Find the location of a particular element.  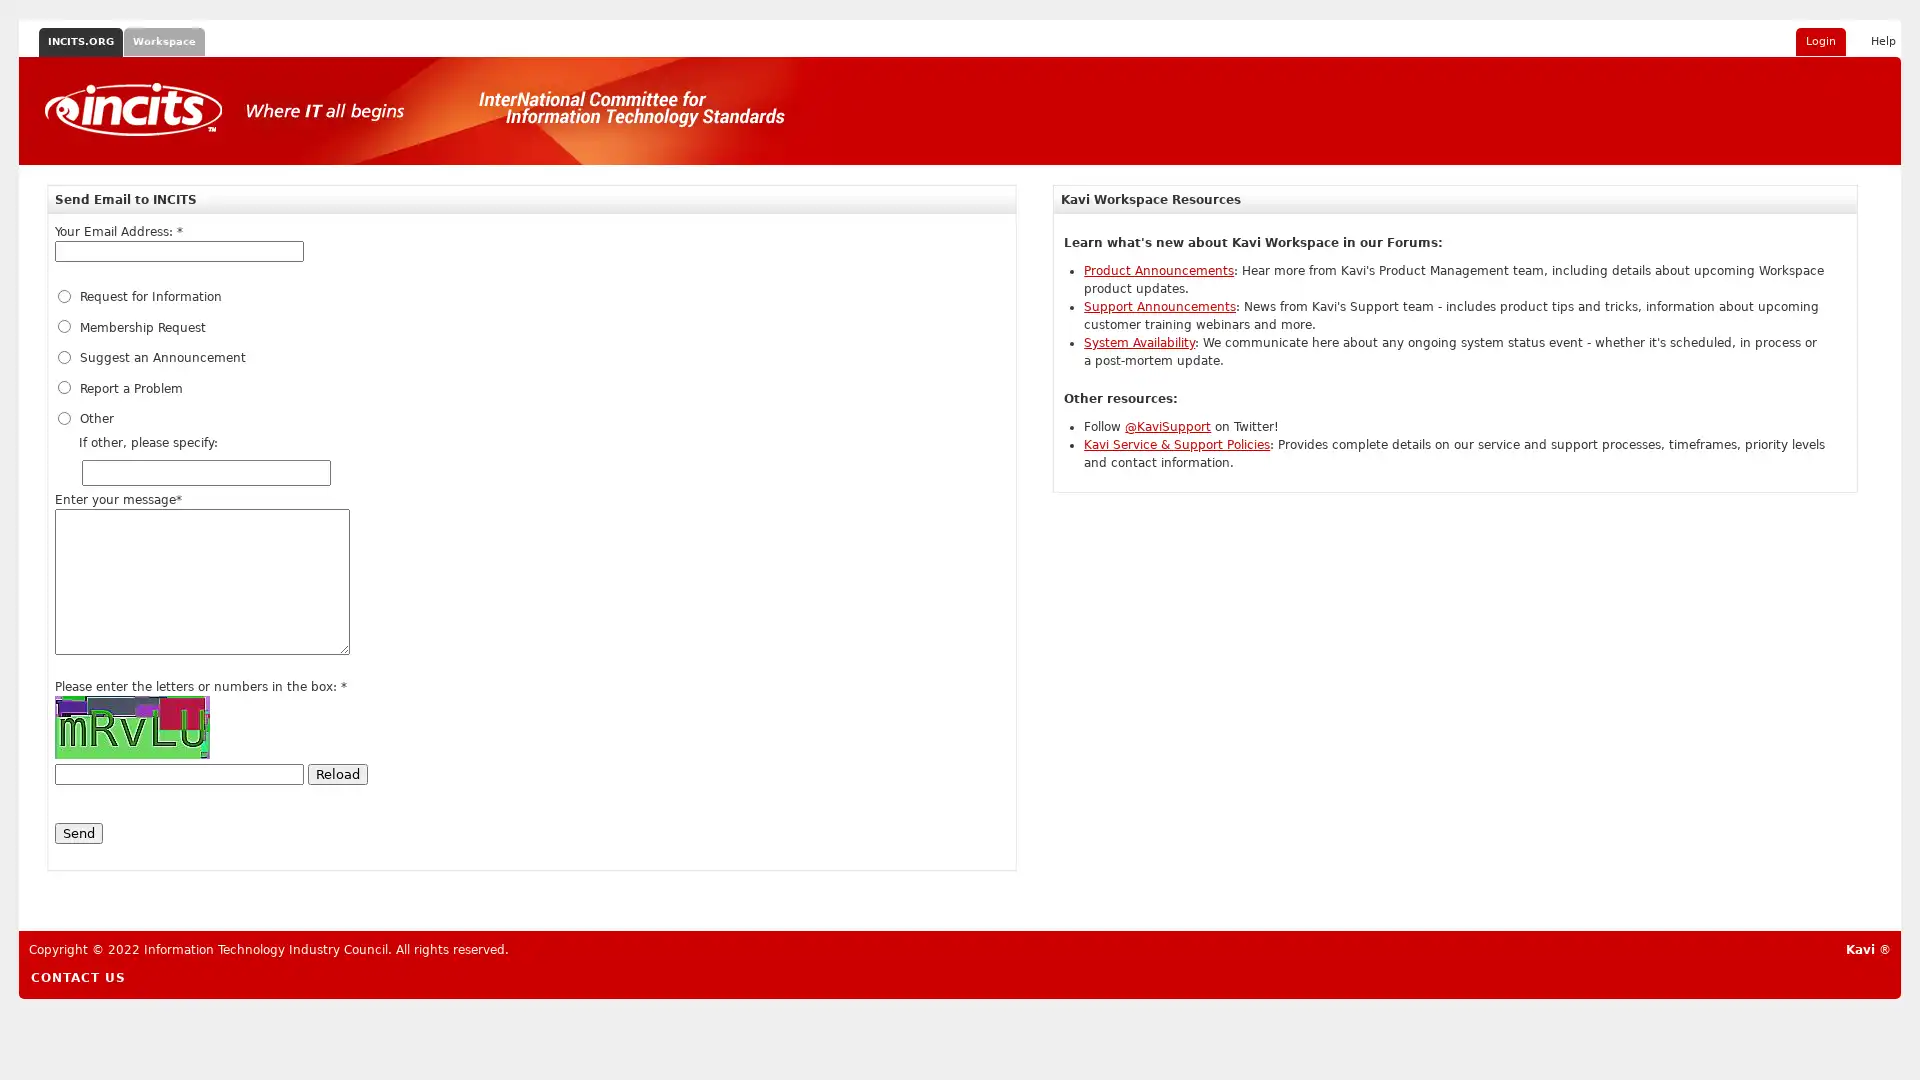

Reload is located at coordinates (337, 773).